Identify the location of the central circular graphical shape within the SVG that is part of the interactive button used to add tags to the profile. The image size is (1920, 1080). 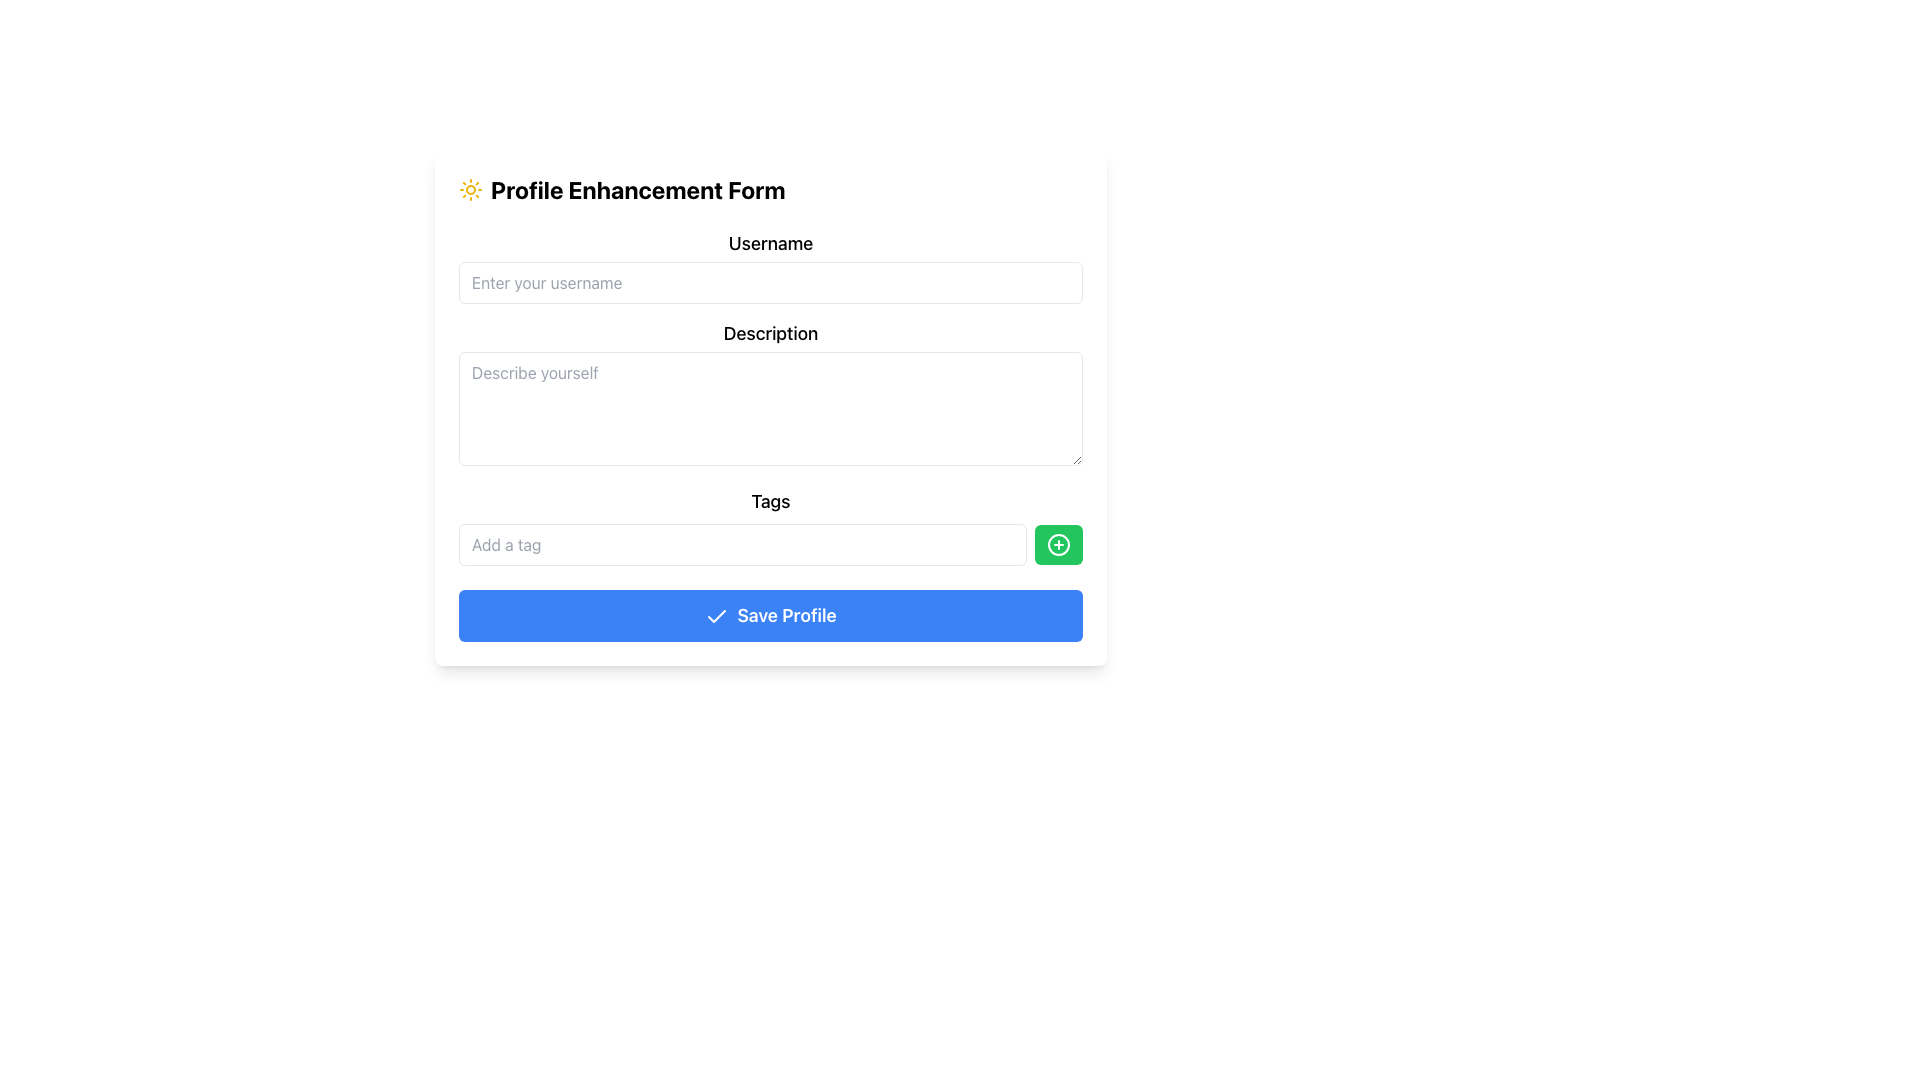
(1058, 544).